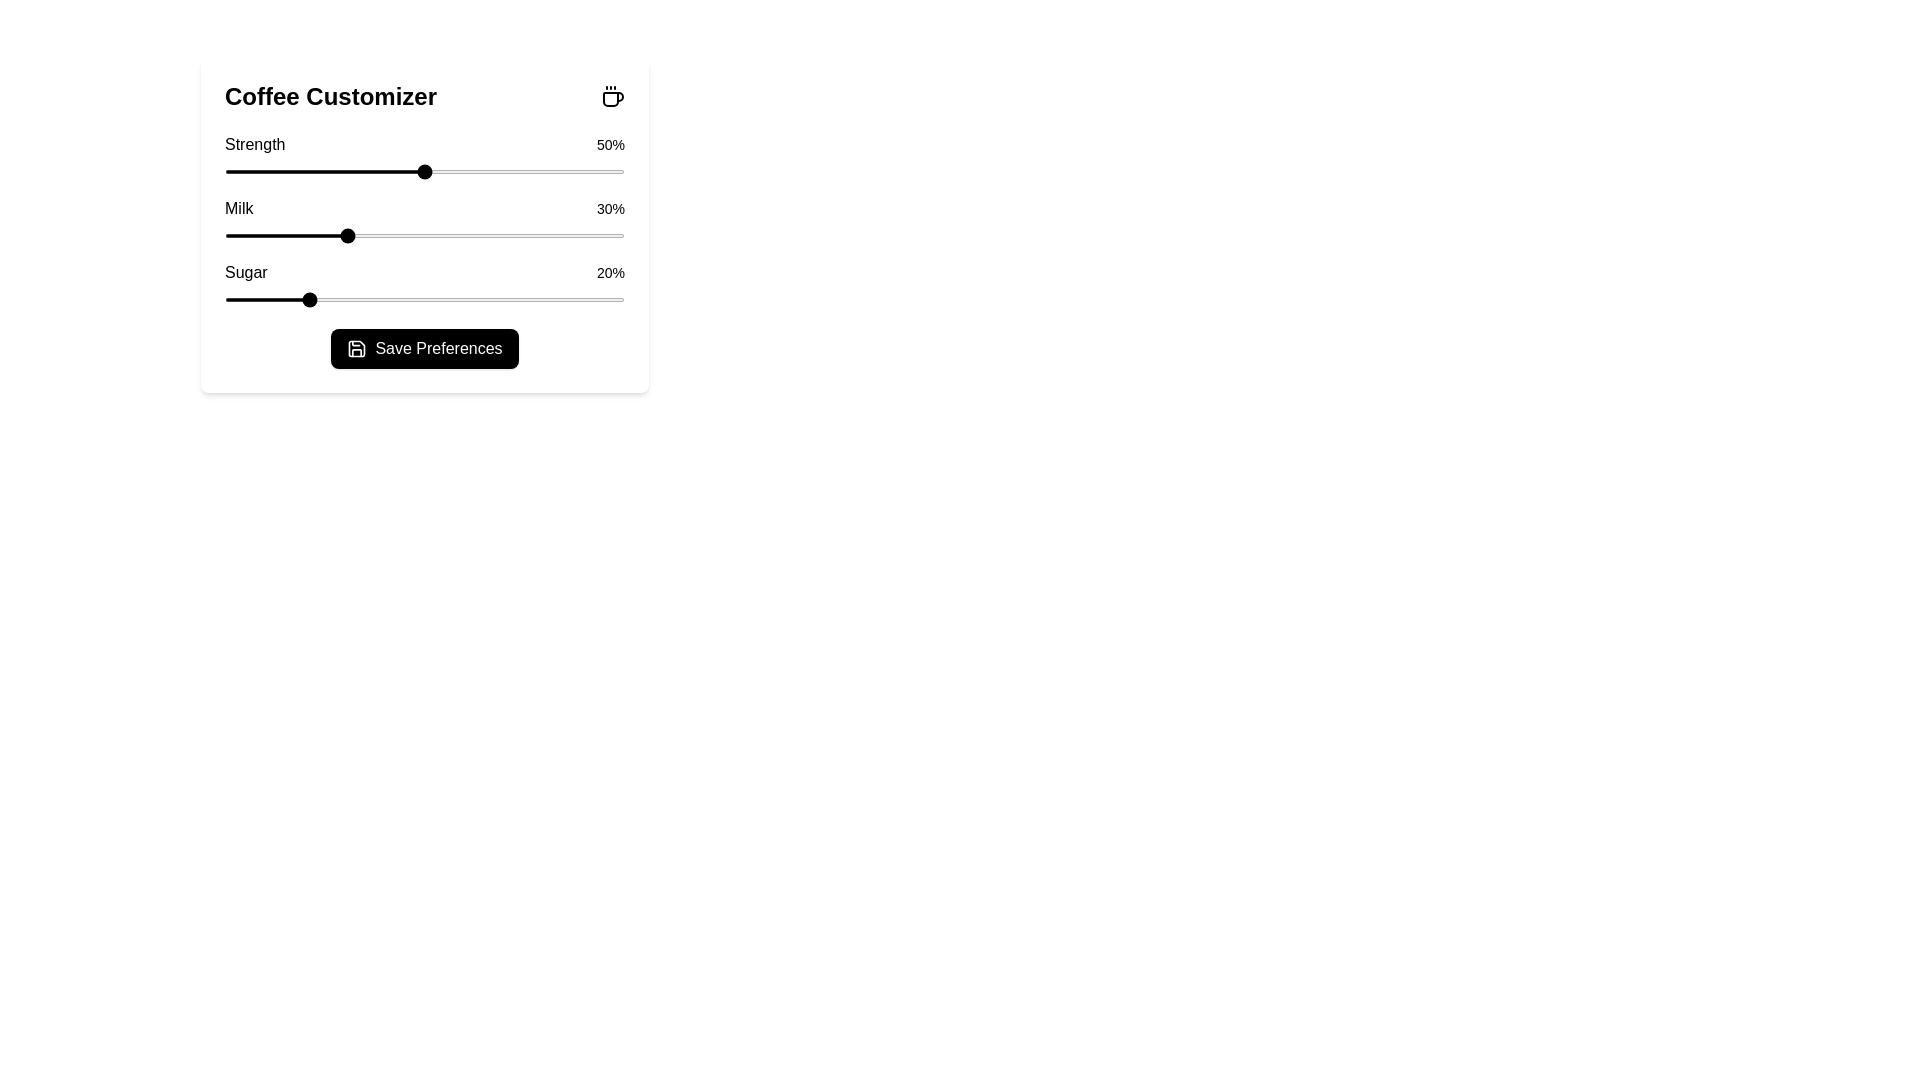 The image size is (1920, 1080). What do you see at coordinates (571, 234) in the screenshot?
I see `milk percentage` at bounding box center [571, 234].